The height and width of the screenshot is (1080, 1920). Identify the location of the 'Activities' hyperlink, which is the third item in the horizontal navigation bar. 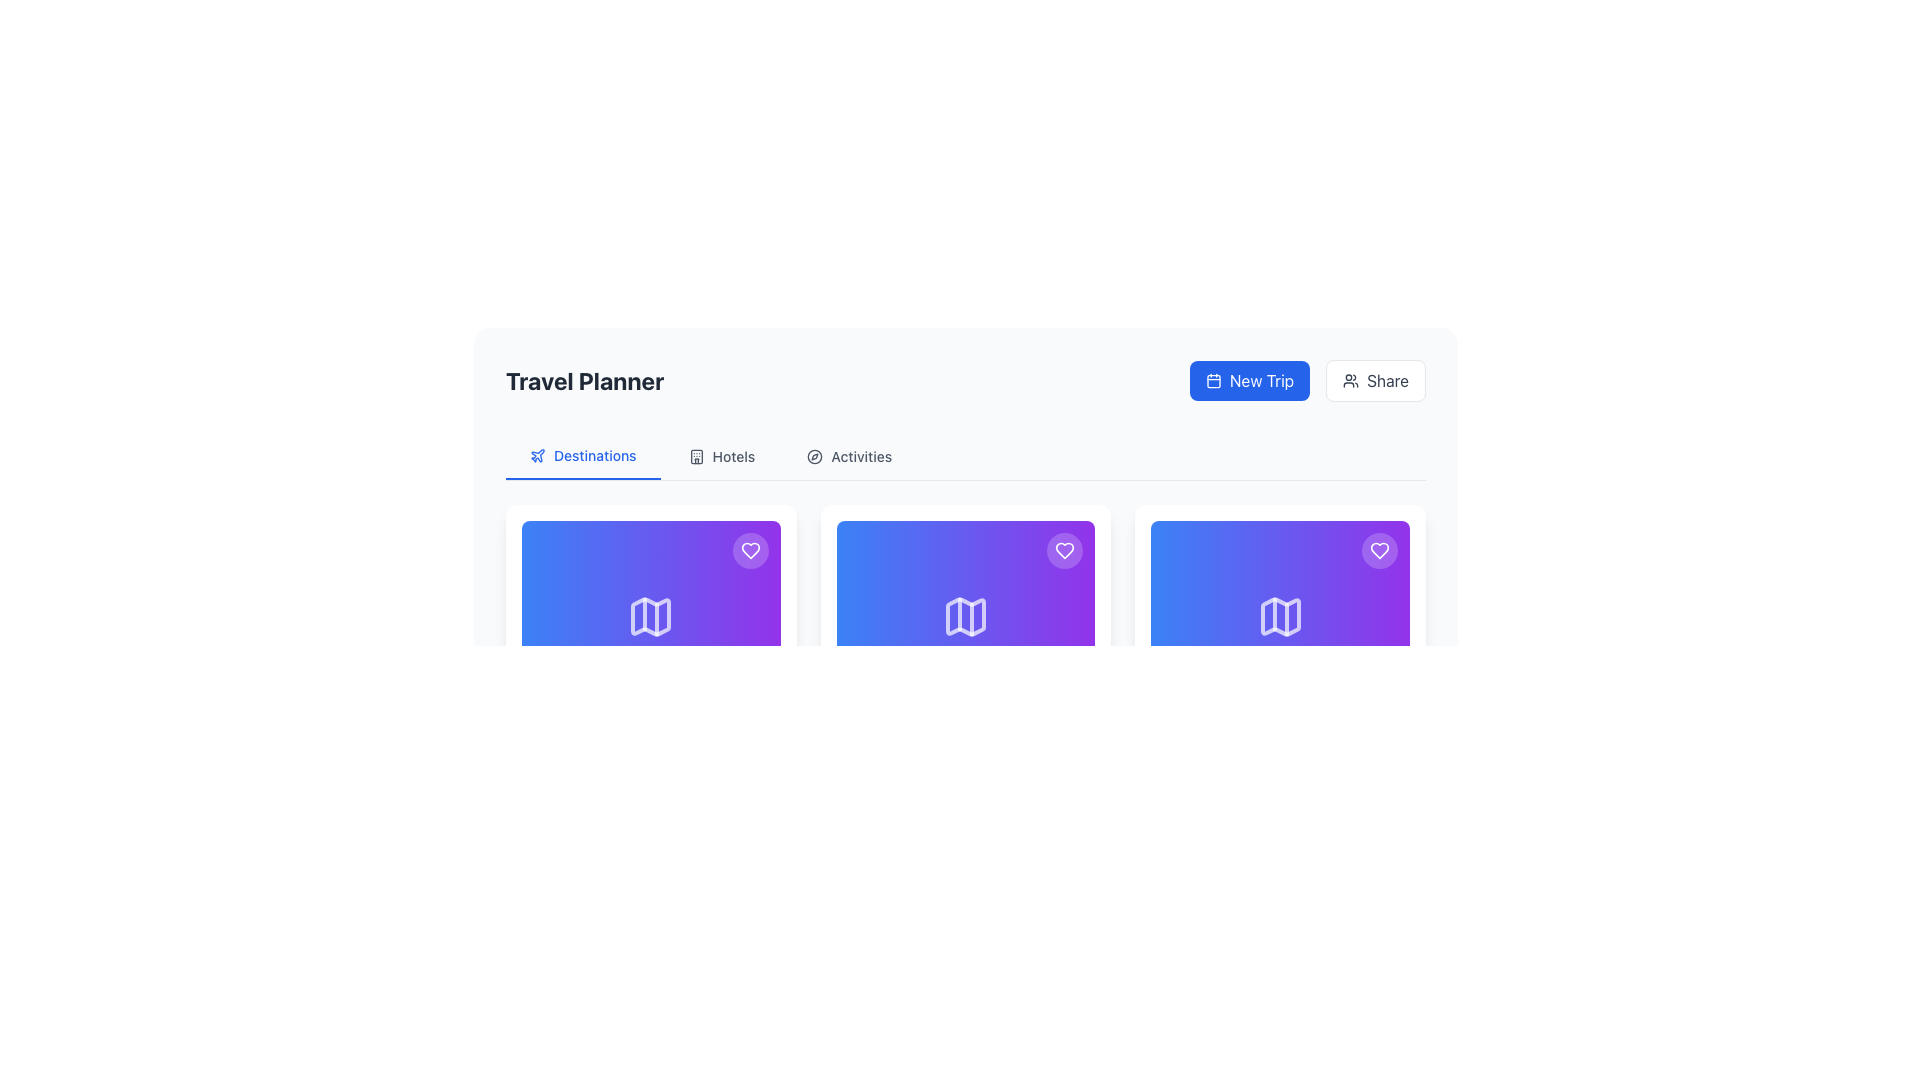
(849, 456).